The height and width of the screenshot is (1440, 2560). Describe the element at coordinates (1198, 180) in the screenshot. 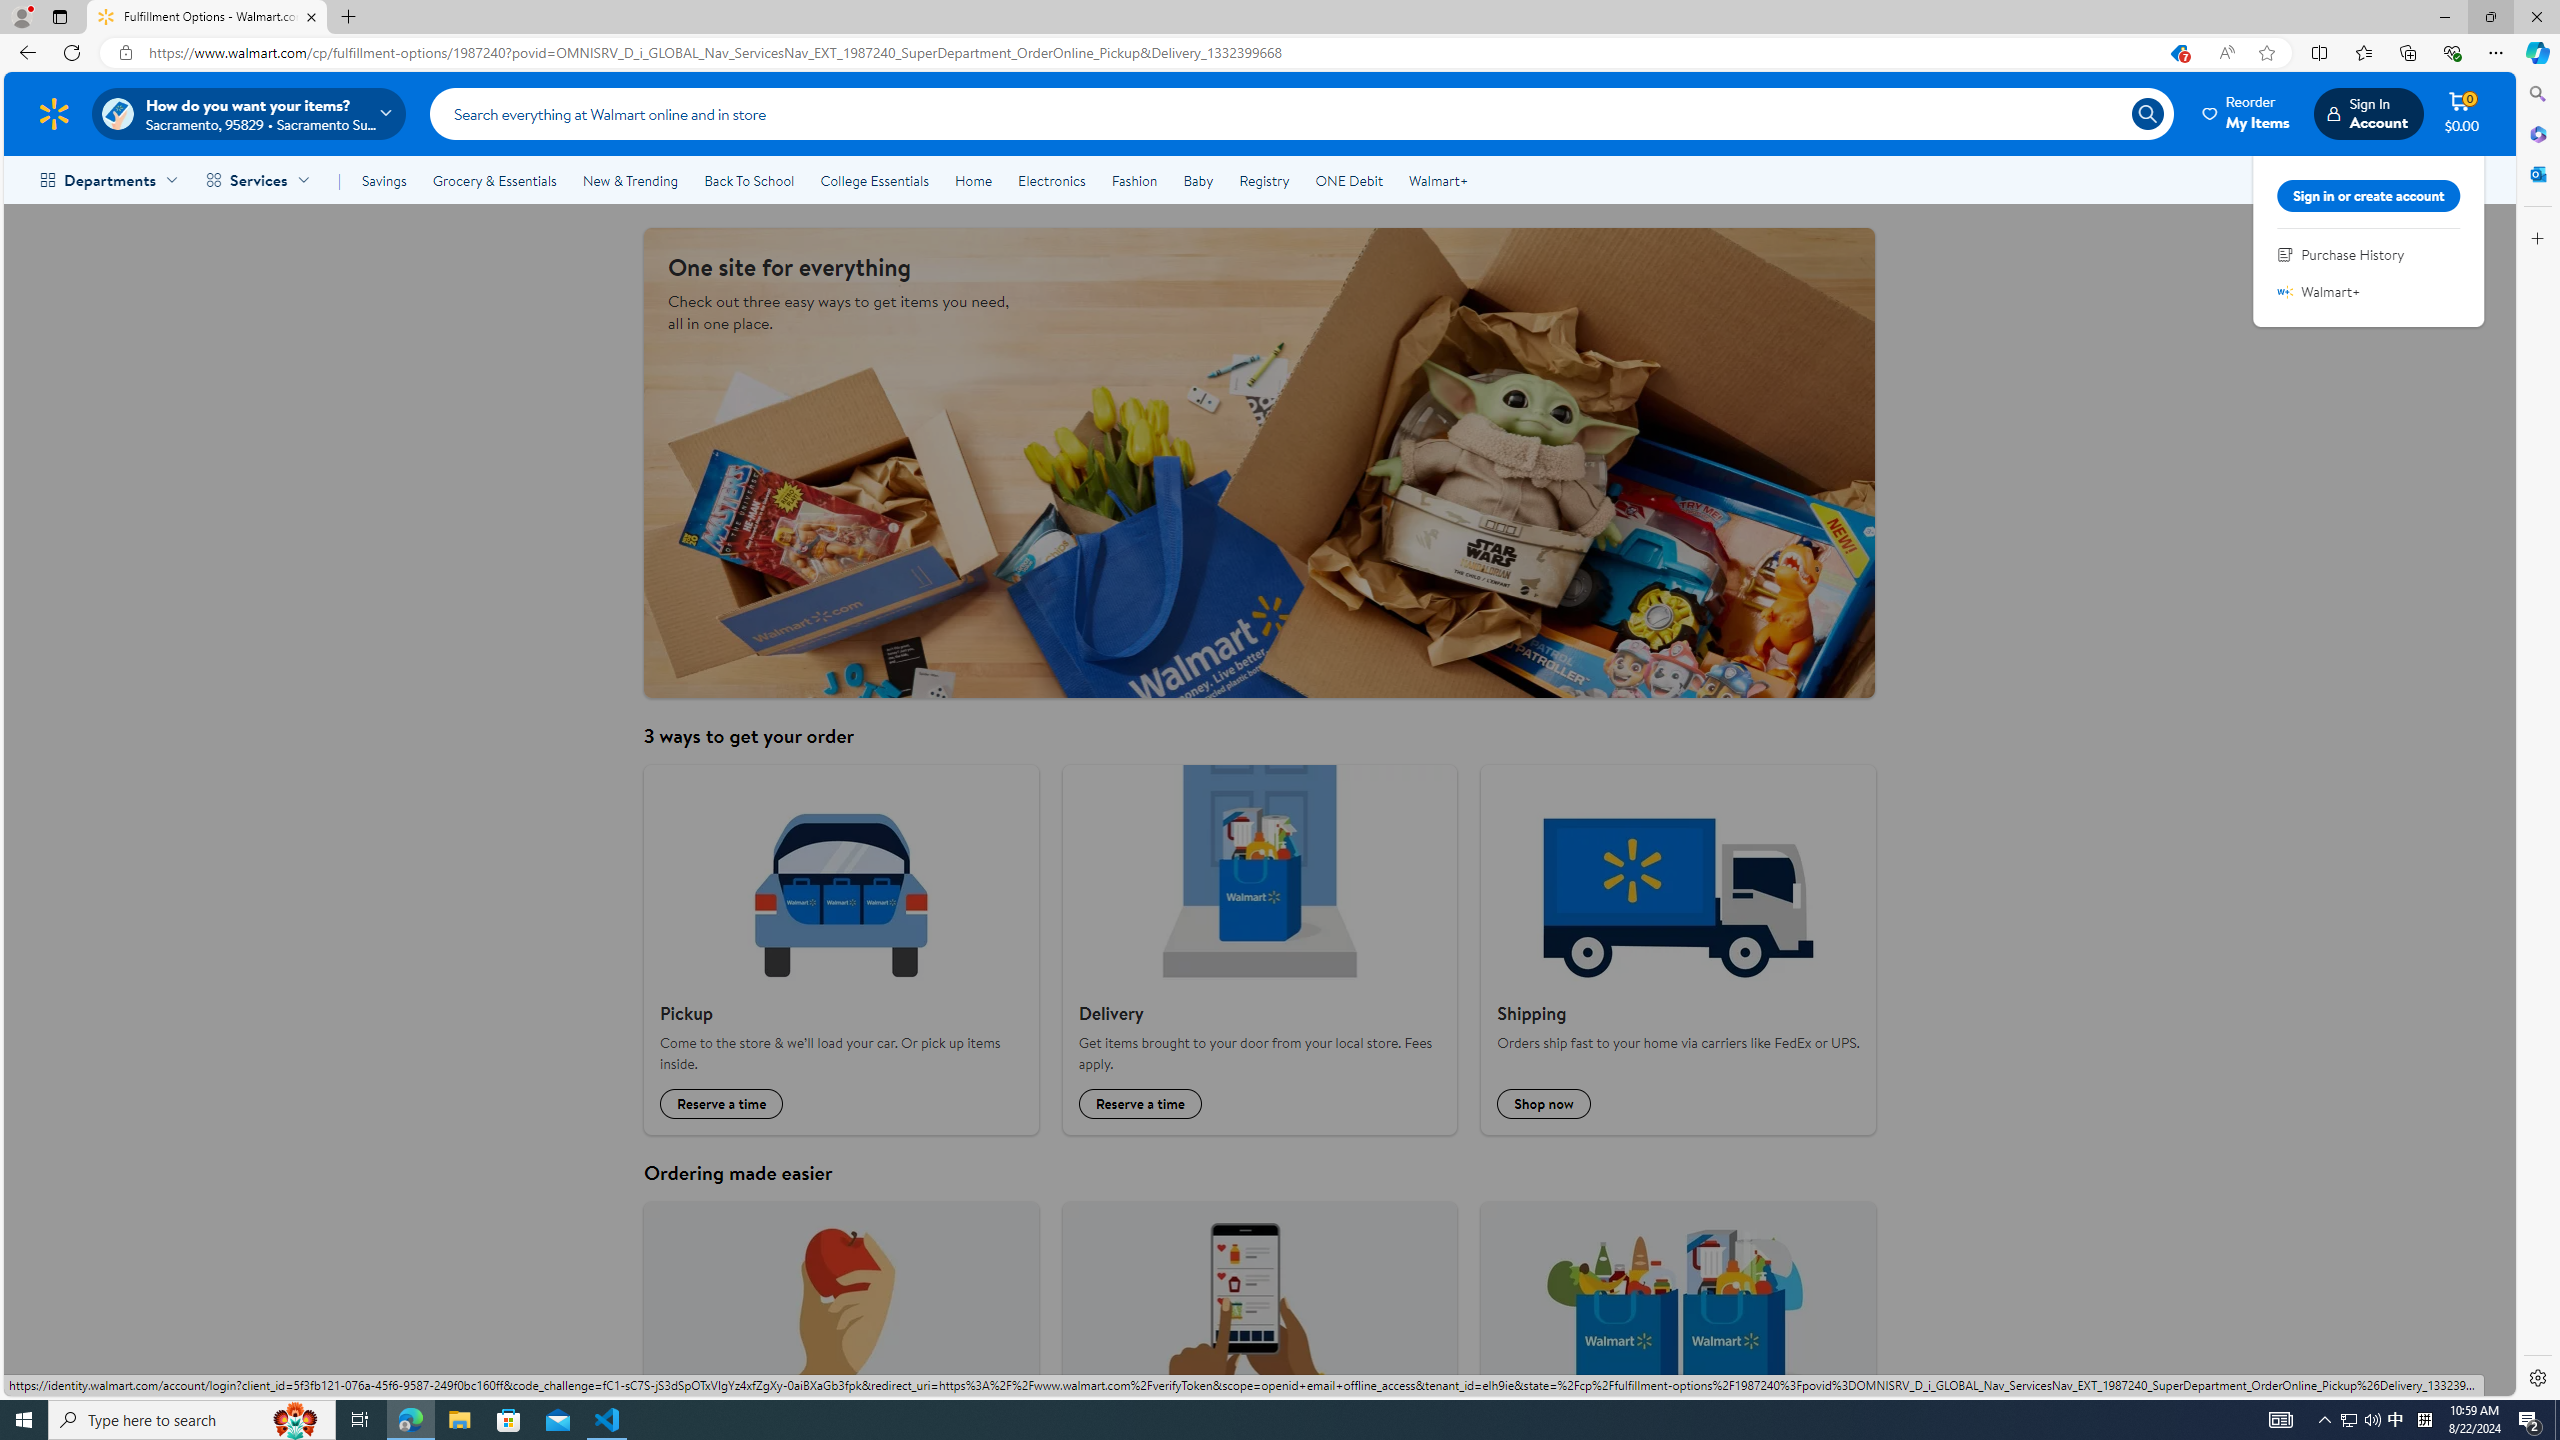

I see `'Baby'` at that location.